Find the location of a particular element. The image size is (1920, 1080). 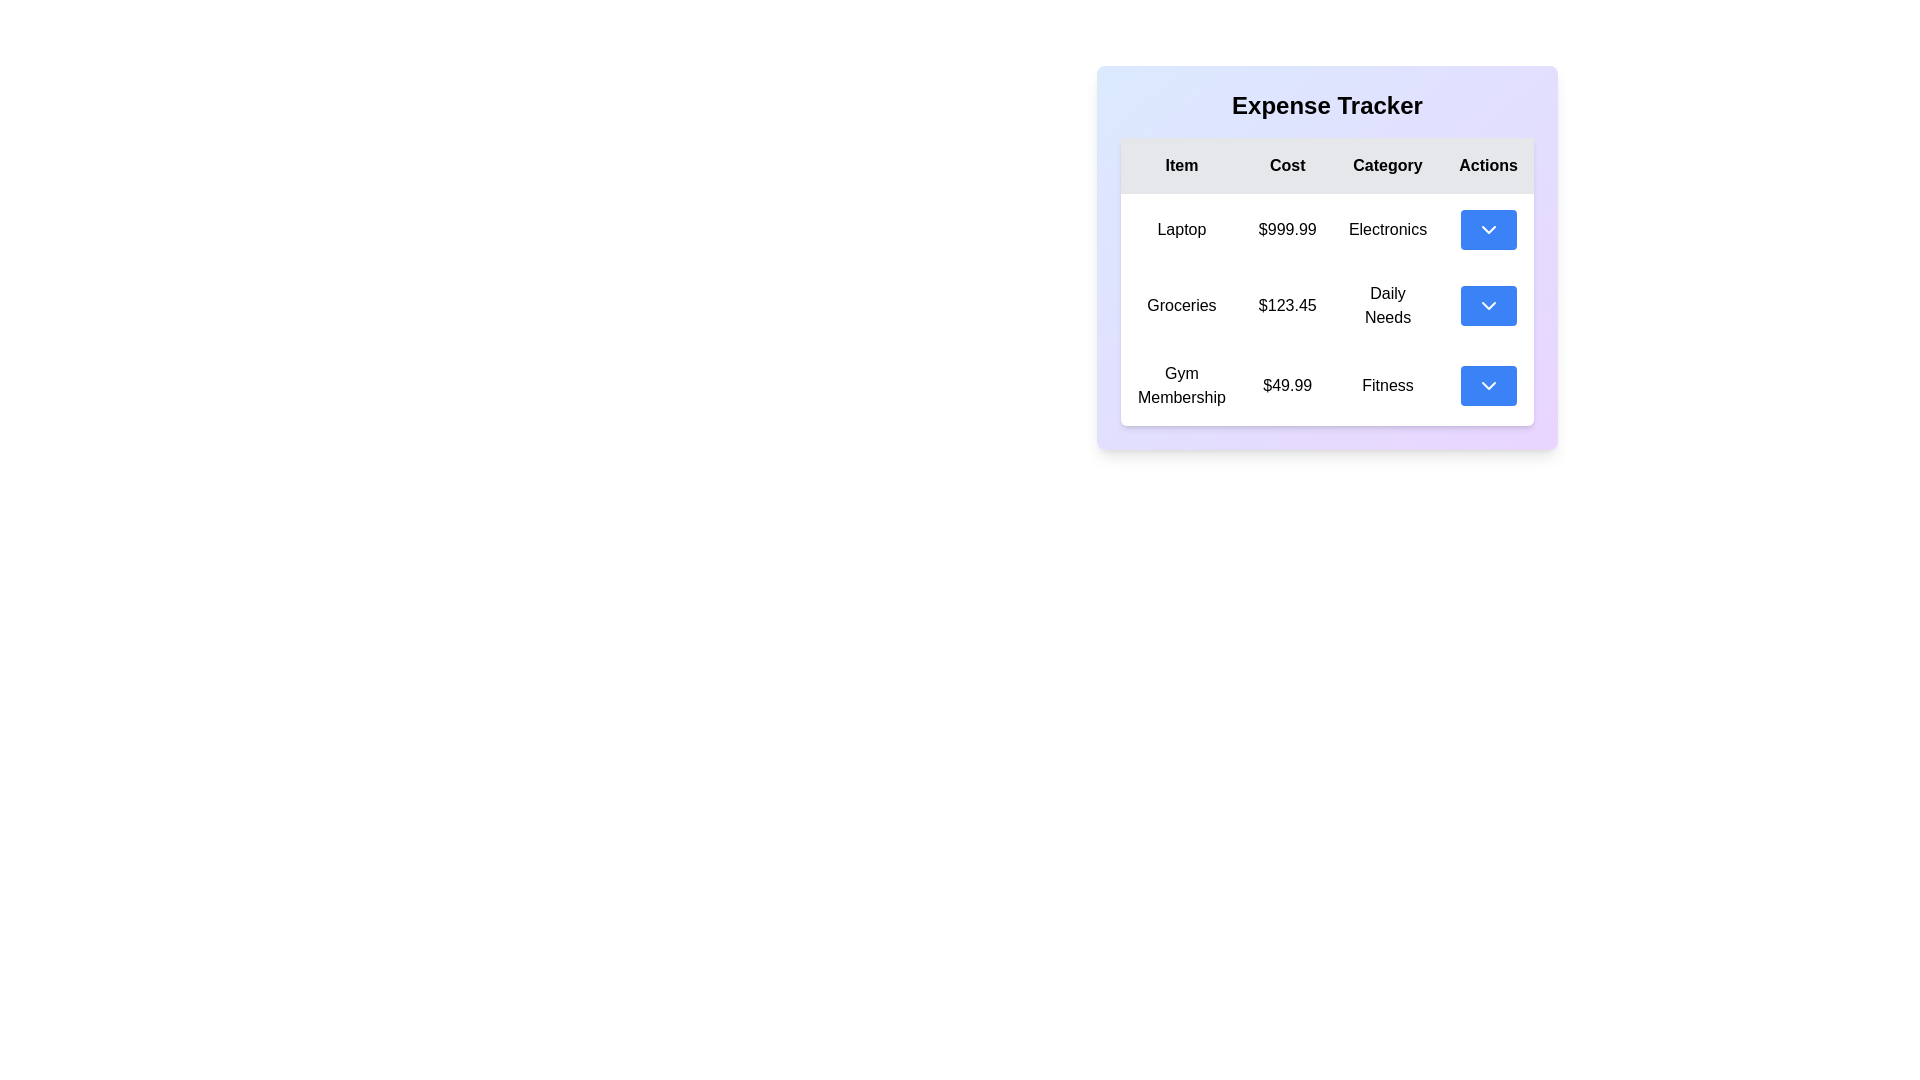

the price element displaying '$999.99' in the 'Cost' column of the table for the item 'Laptop' is located at coordinates (1287, 229).